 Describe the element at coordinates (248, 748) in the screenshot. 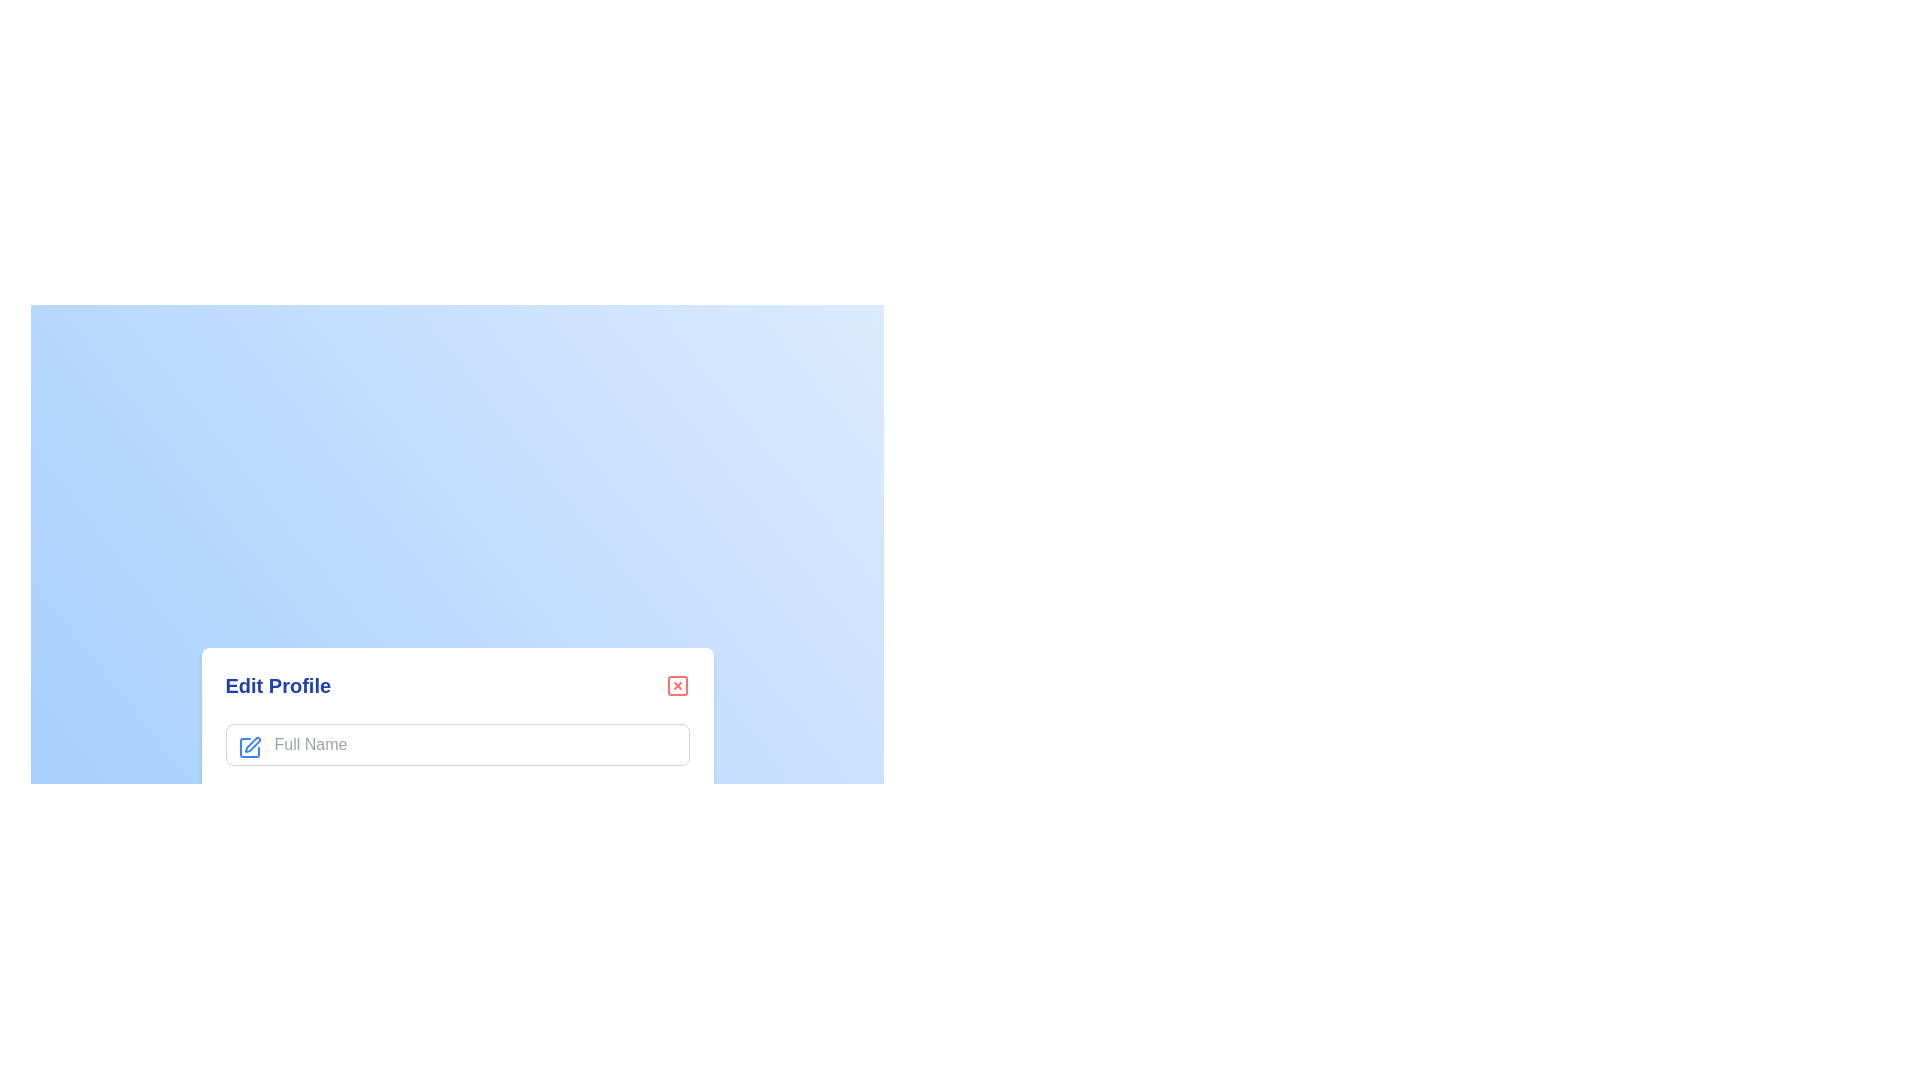

I see `the edit icon located in the top-left corner of the 'Full Name' input field within the 'Edit Profile' form` at that location.